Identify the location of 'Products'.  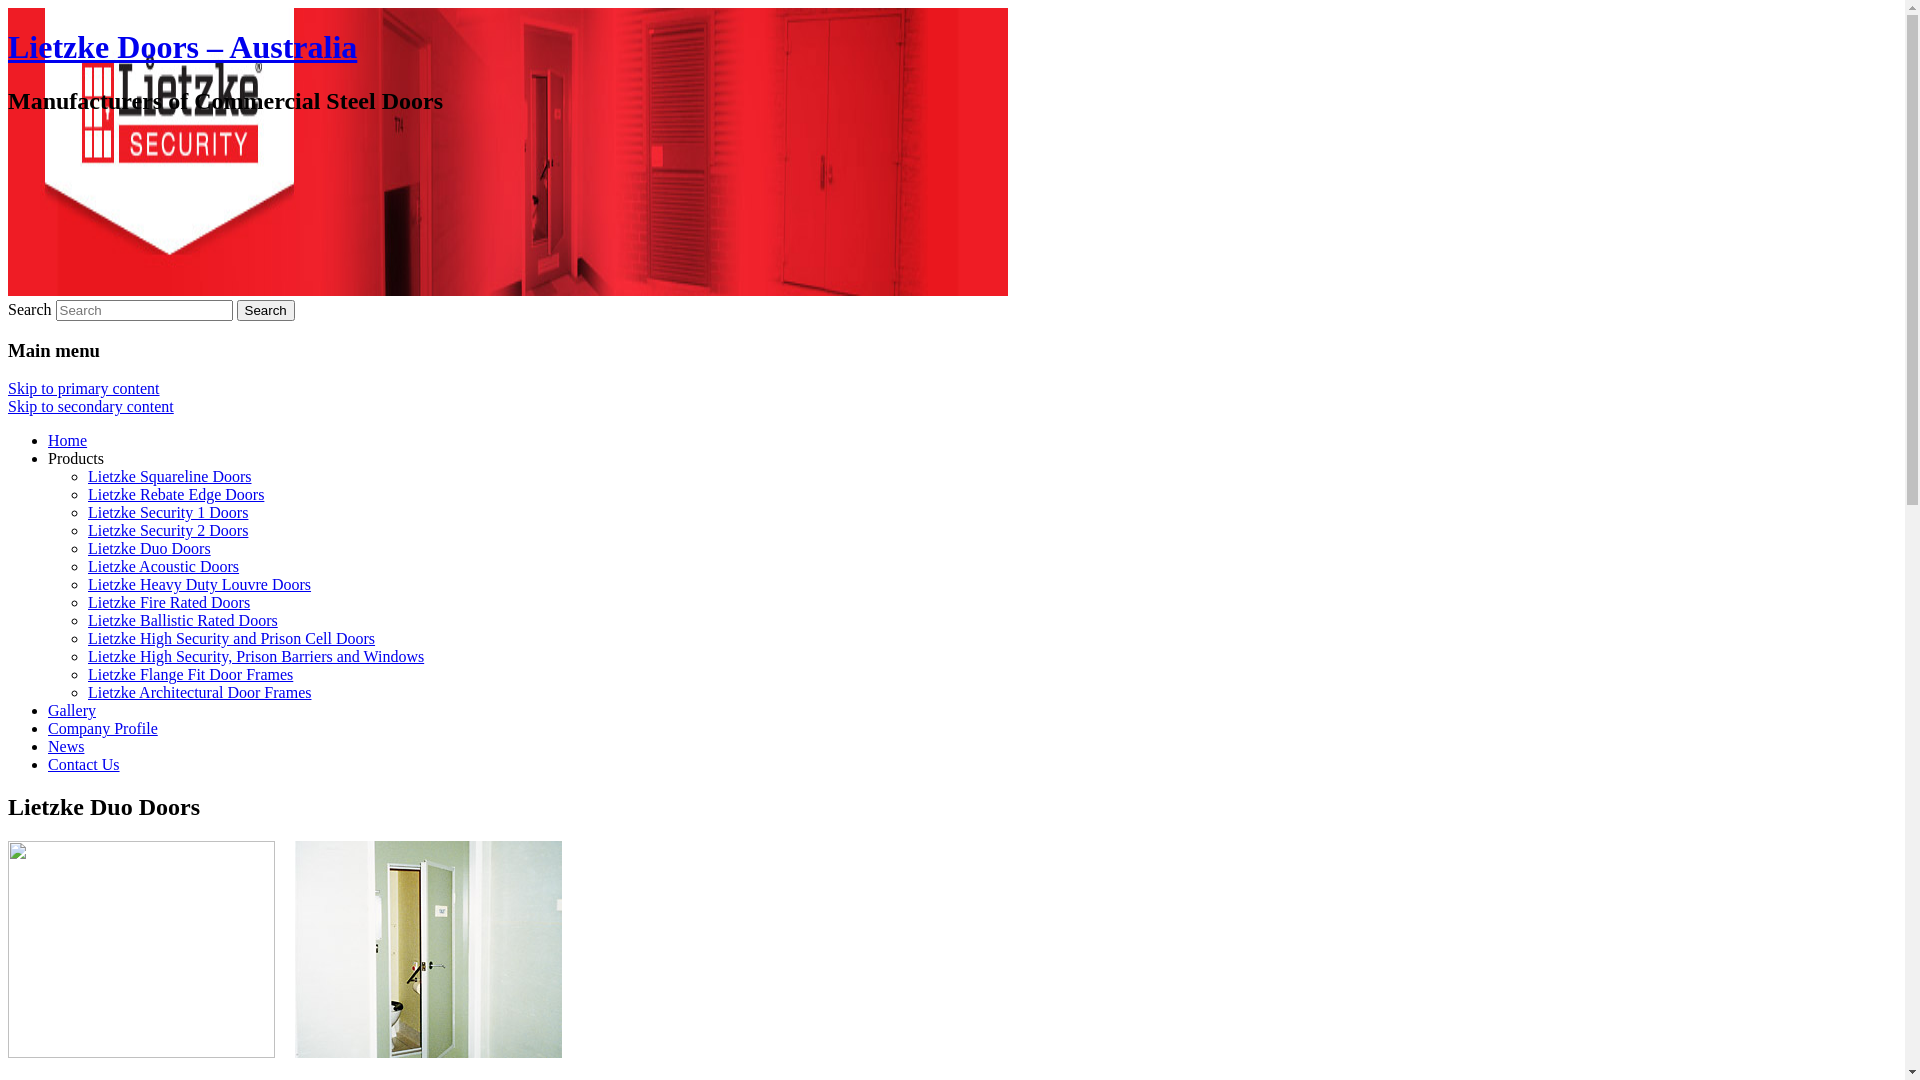
(76, 458).